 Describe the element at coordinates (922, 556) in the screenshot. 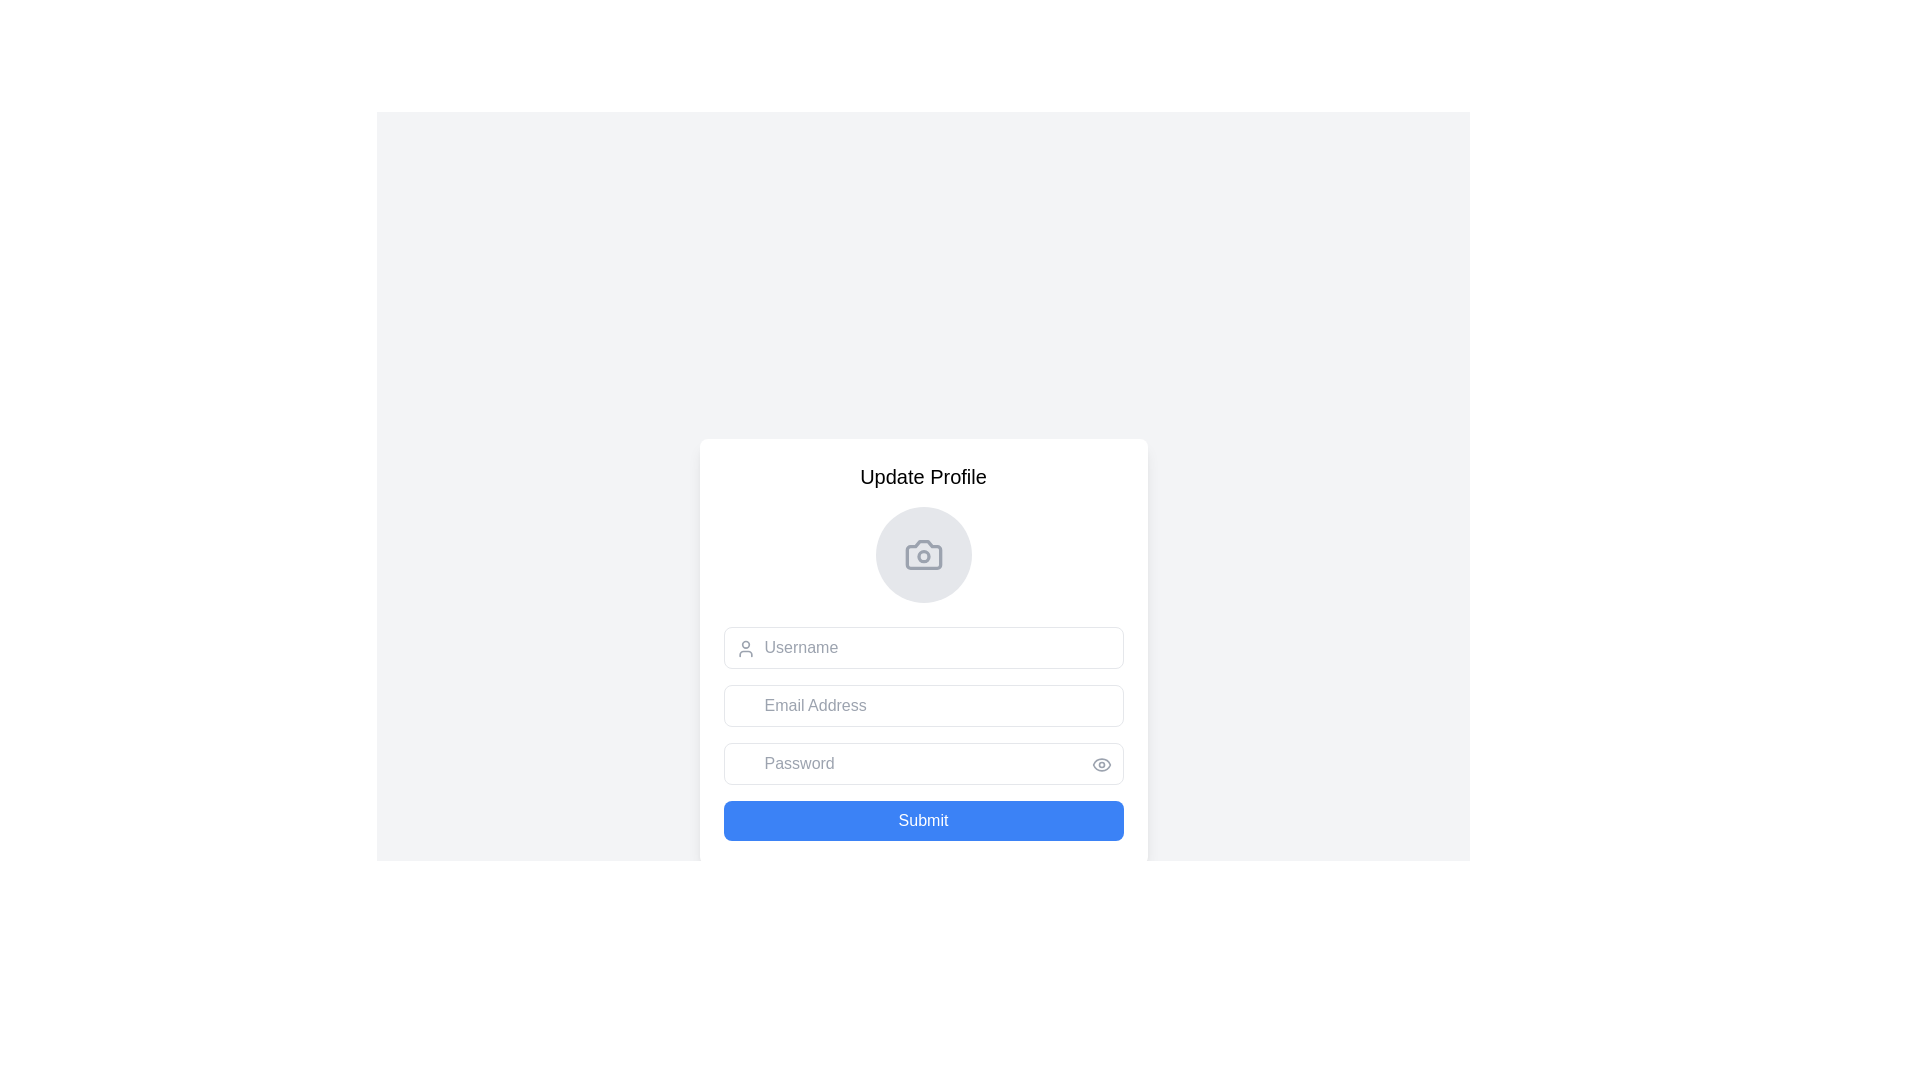

I see `the central circular part of the profile picture update icon located at the top of the profile form` at that location.